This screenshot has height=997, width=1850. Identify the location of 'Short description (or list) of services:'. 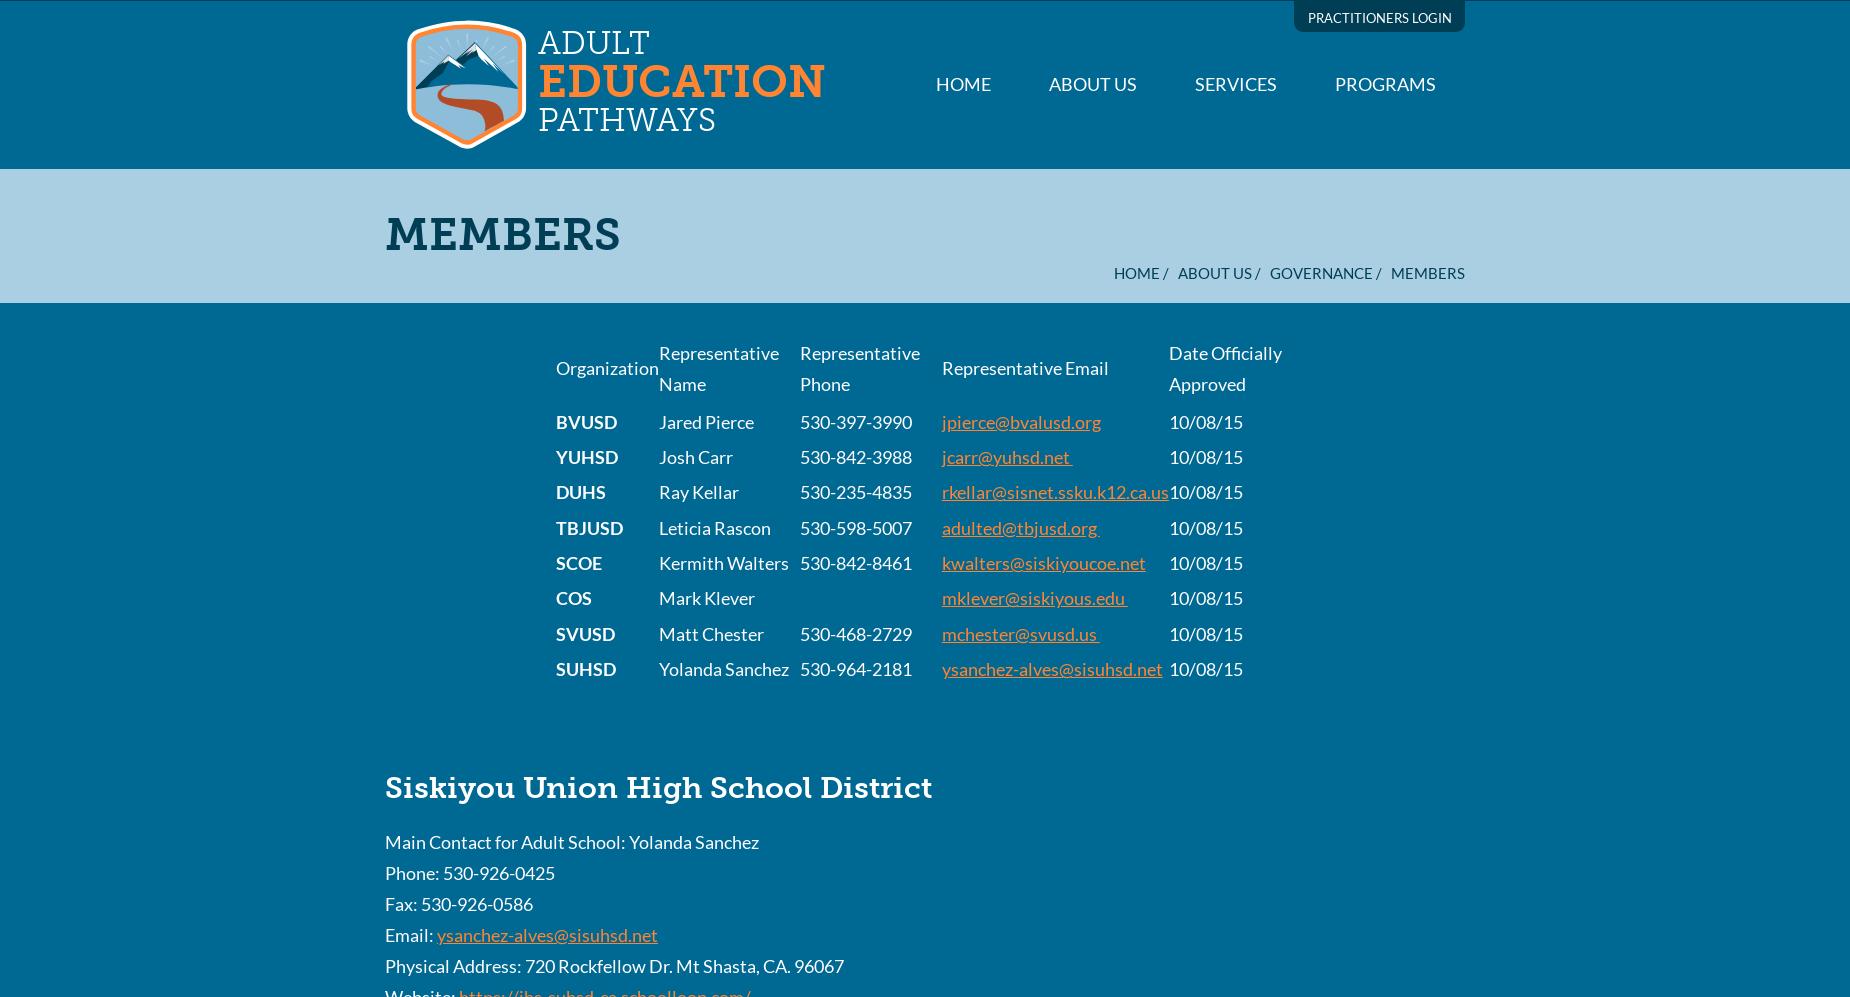
(530, 438).